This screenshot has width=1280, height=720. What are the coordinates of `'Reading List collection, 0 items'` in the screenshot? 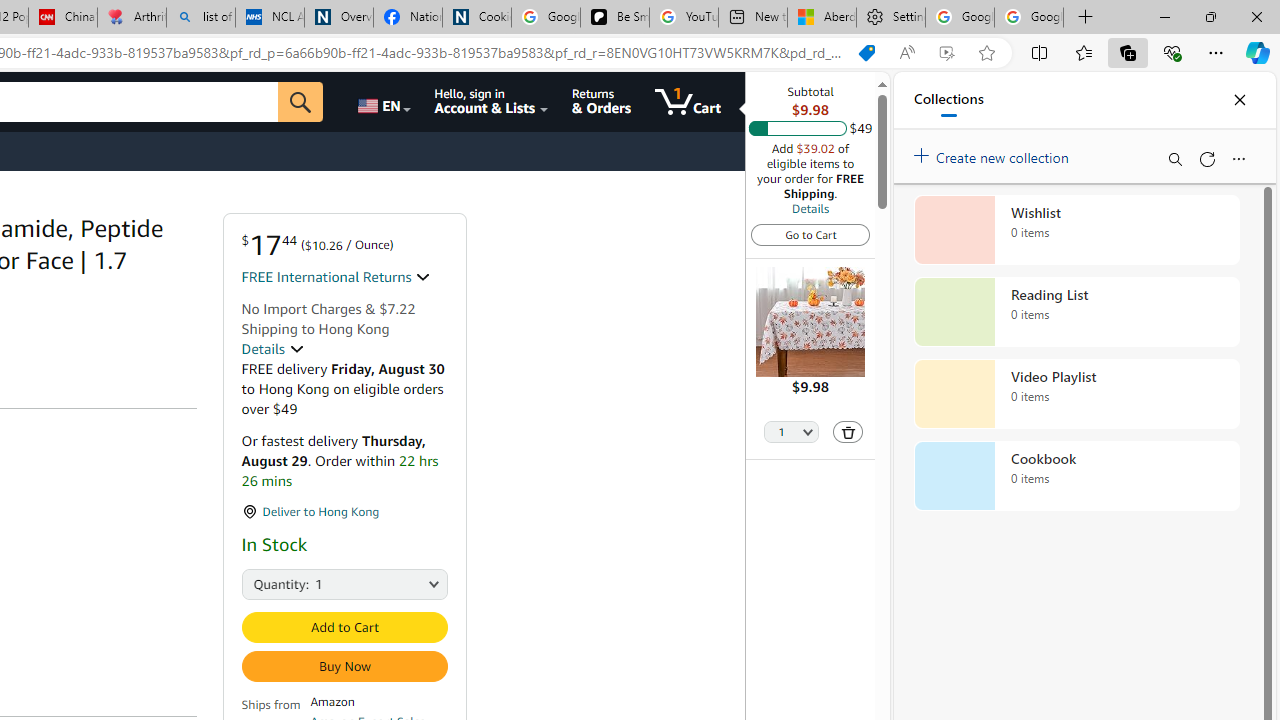 It's located at (1076, 312).